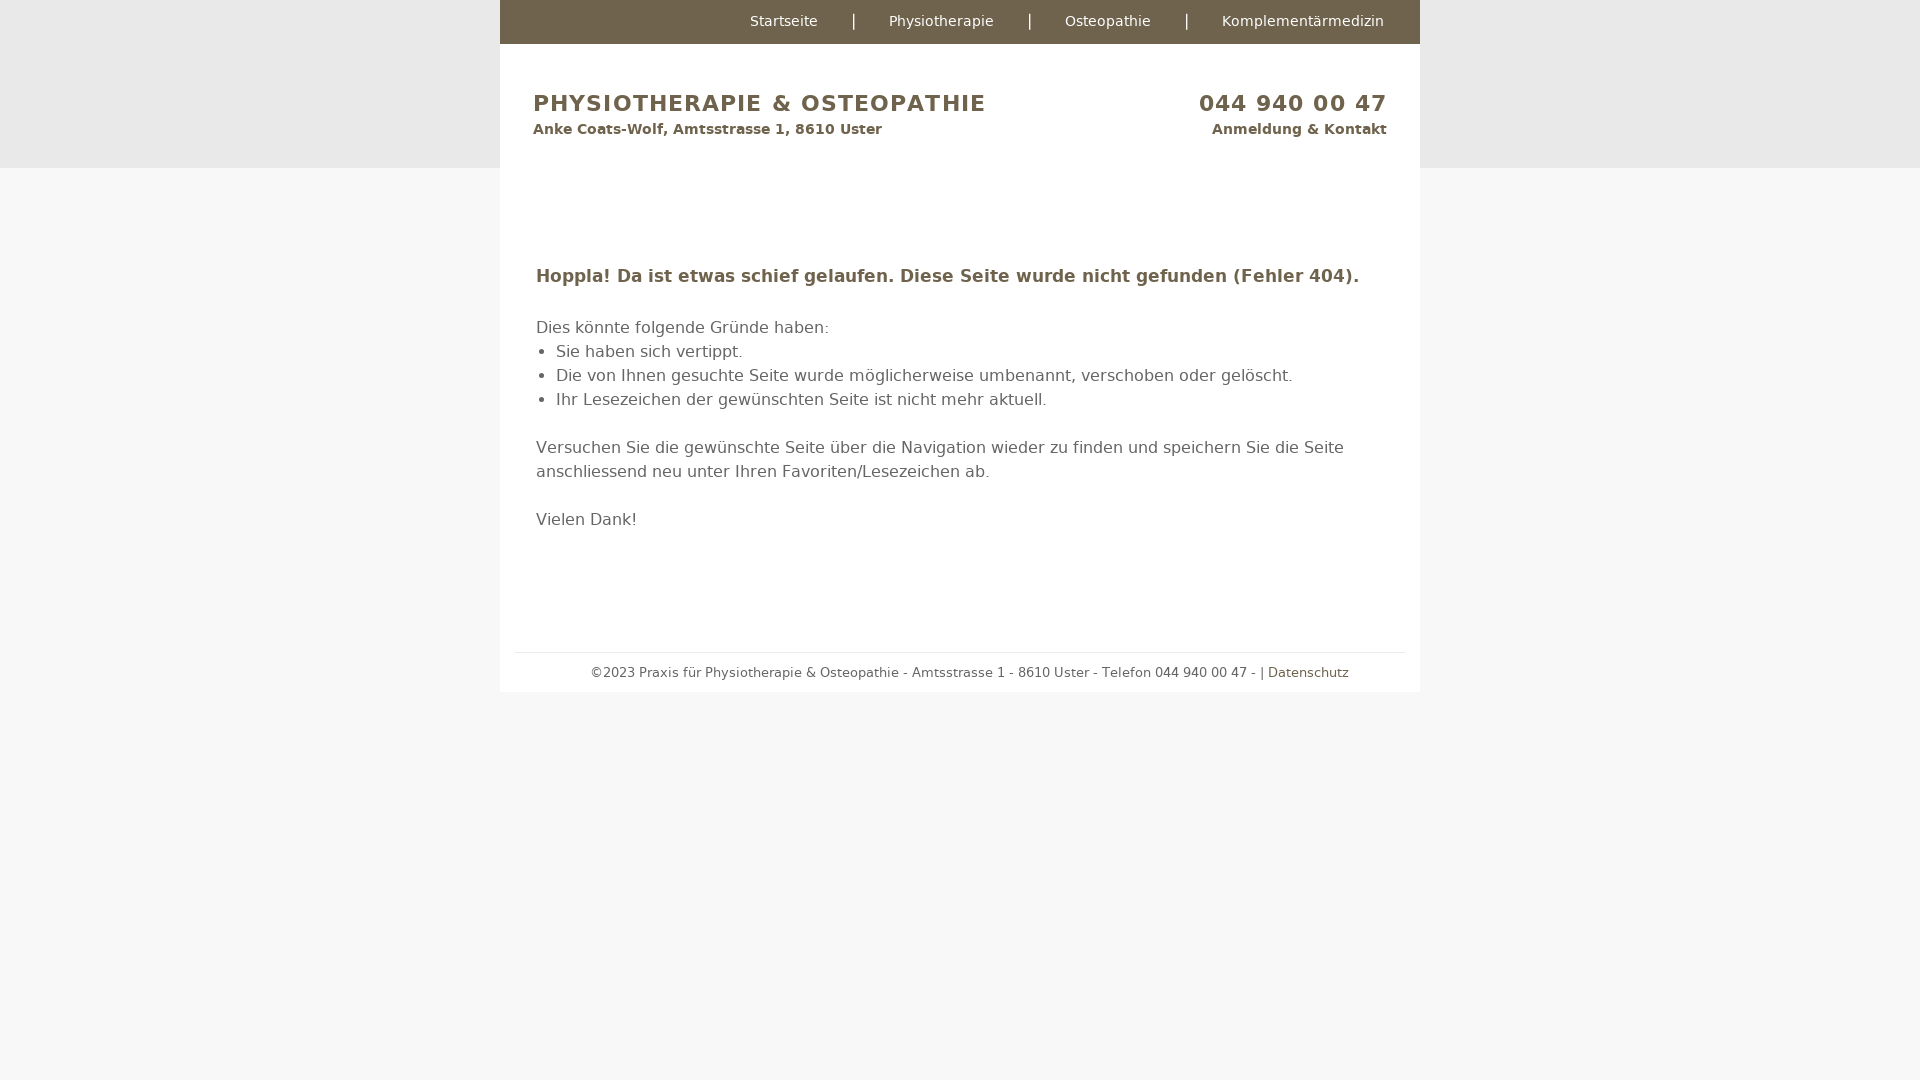 The height and width of the screenshot is (1080, 1920). Describe the element at coordinates (758, 104) in the screenshot. I see `'PHYSIOTHERAPIE & OSTEOPATHIE'` at that location.